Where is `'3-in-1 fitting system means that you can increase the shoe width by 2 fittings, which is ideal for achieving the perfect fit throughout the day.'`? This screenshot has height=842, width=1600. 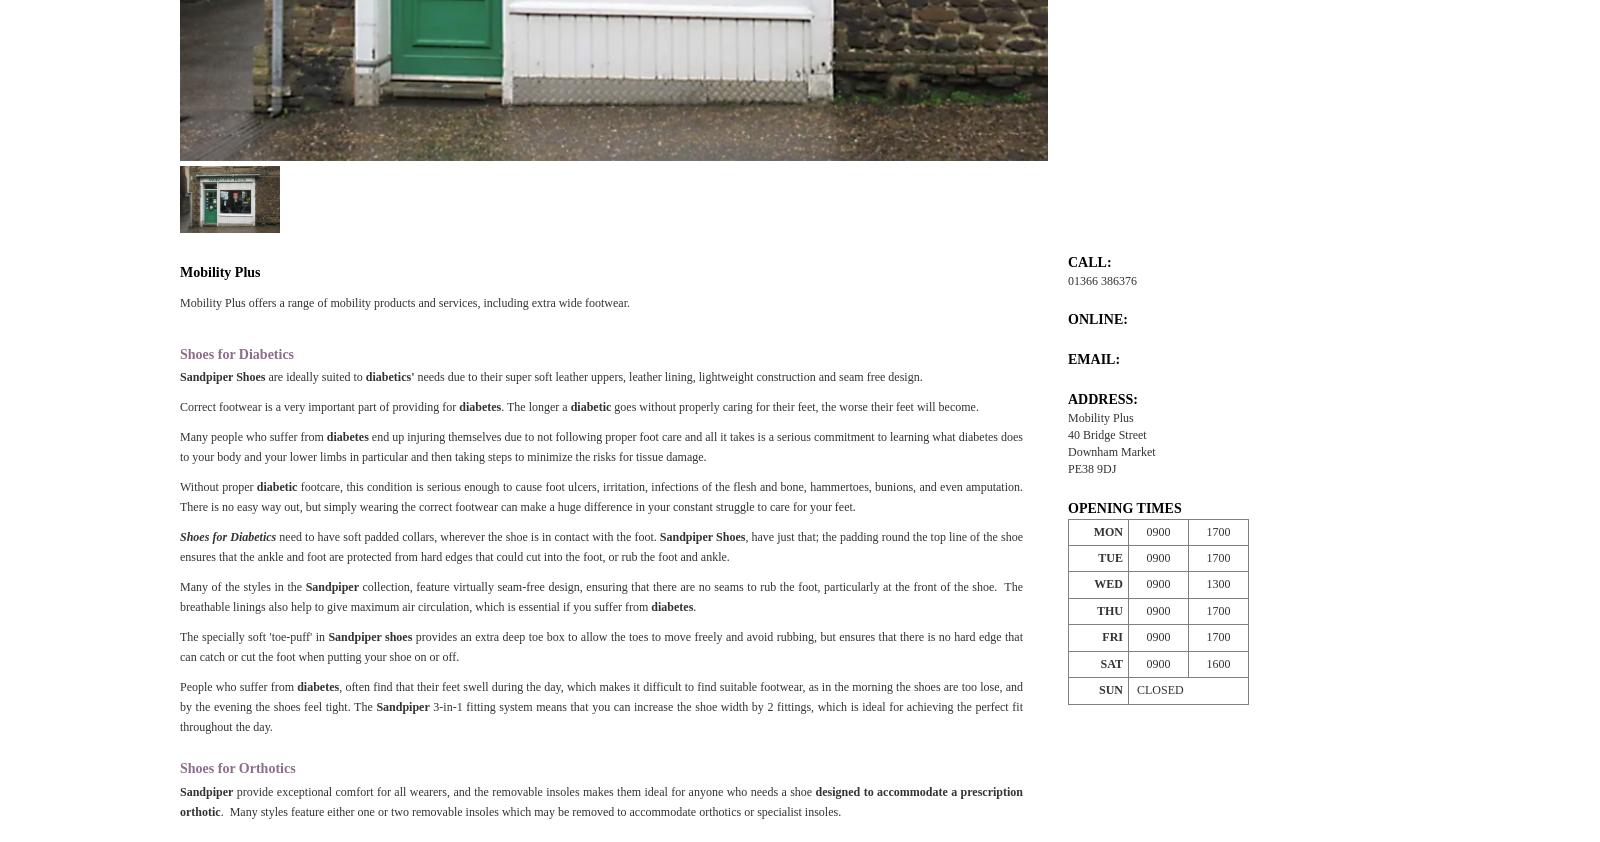 '3-in-1 fitting system means that you can increase the shoe width by 2 fittings, which is ideal for achieving the perfect fit throughout the day.' is located at coordinates (179, 716).